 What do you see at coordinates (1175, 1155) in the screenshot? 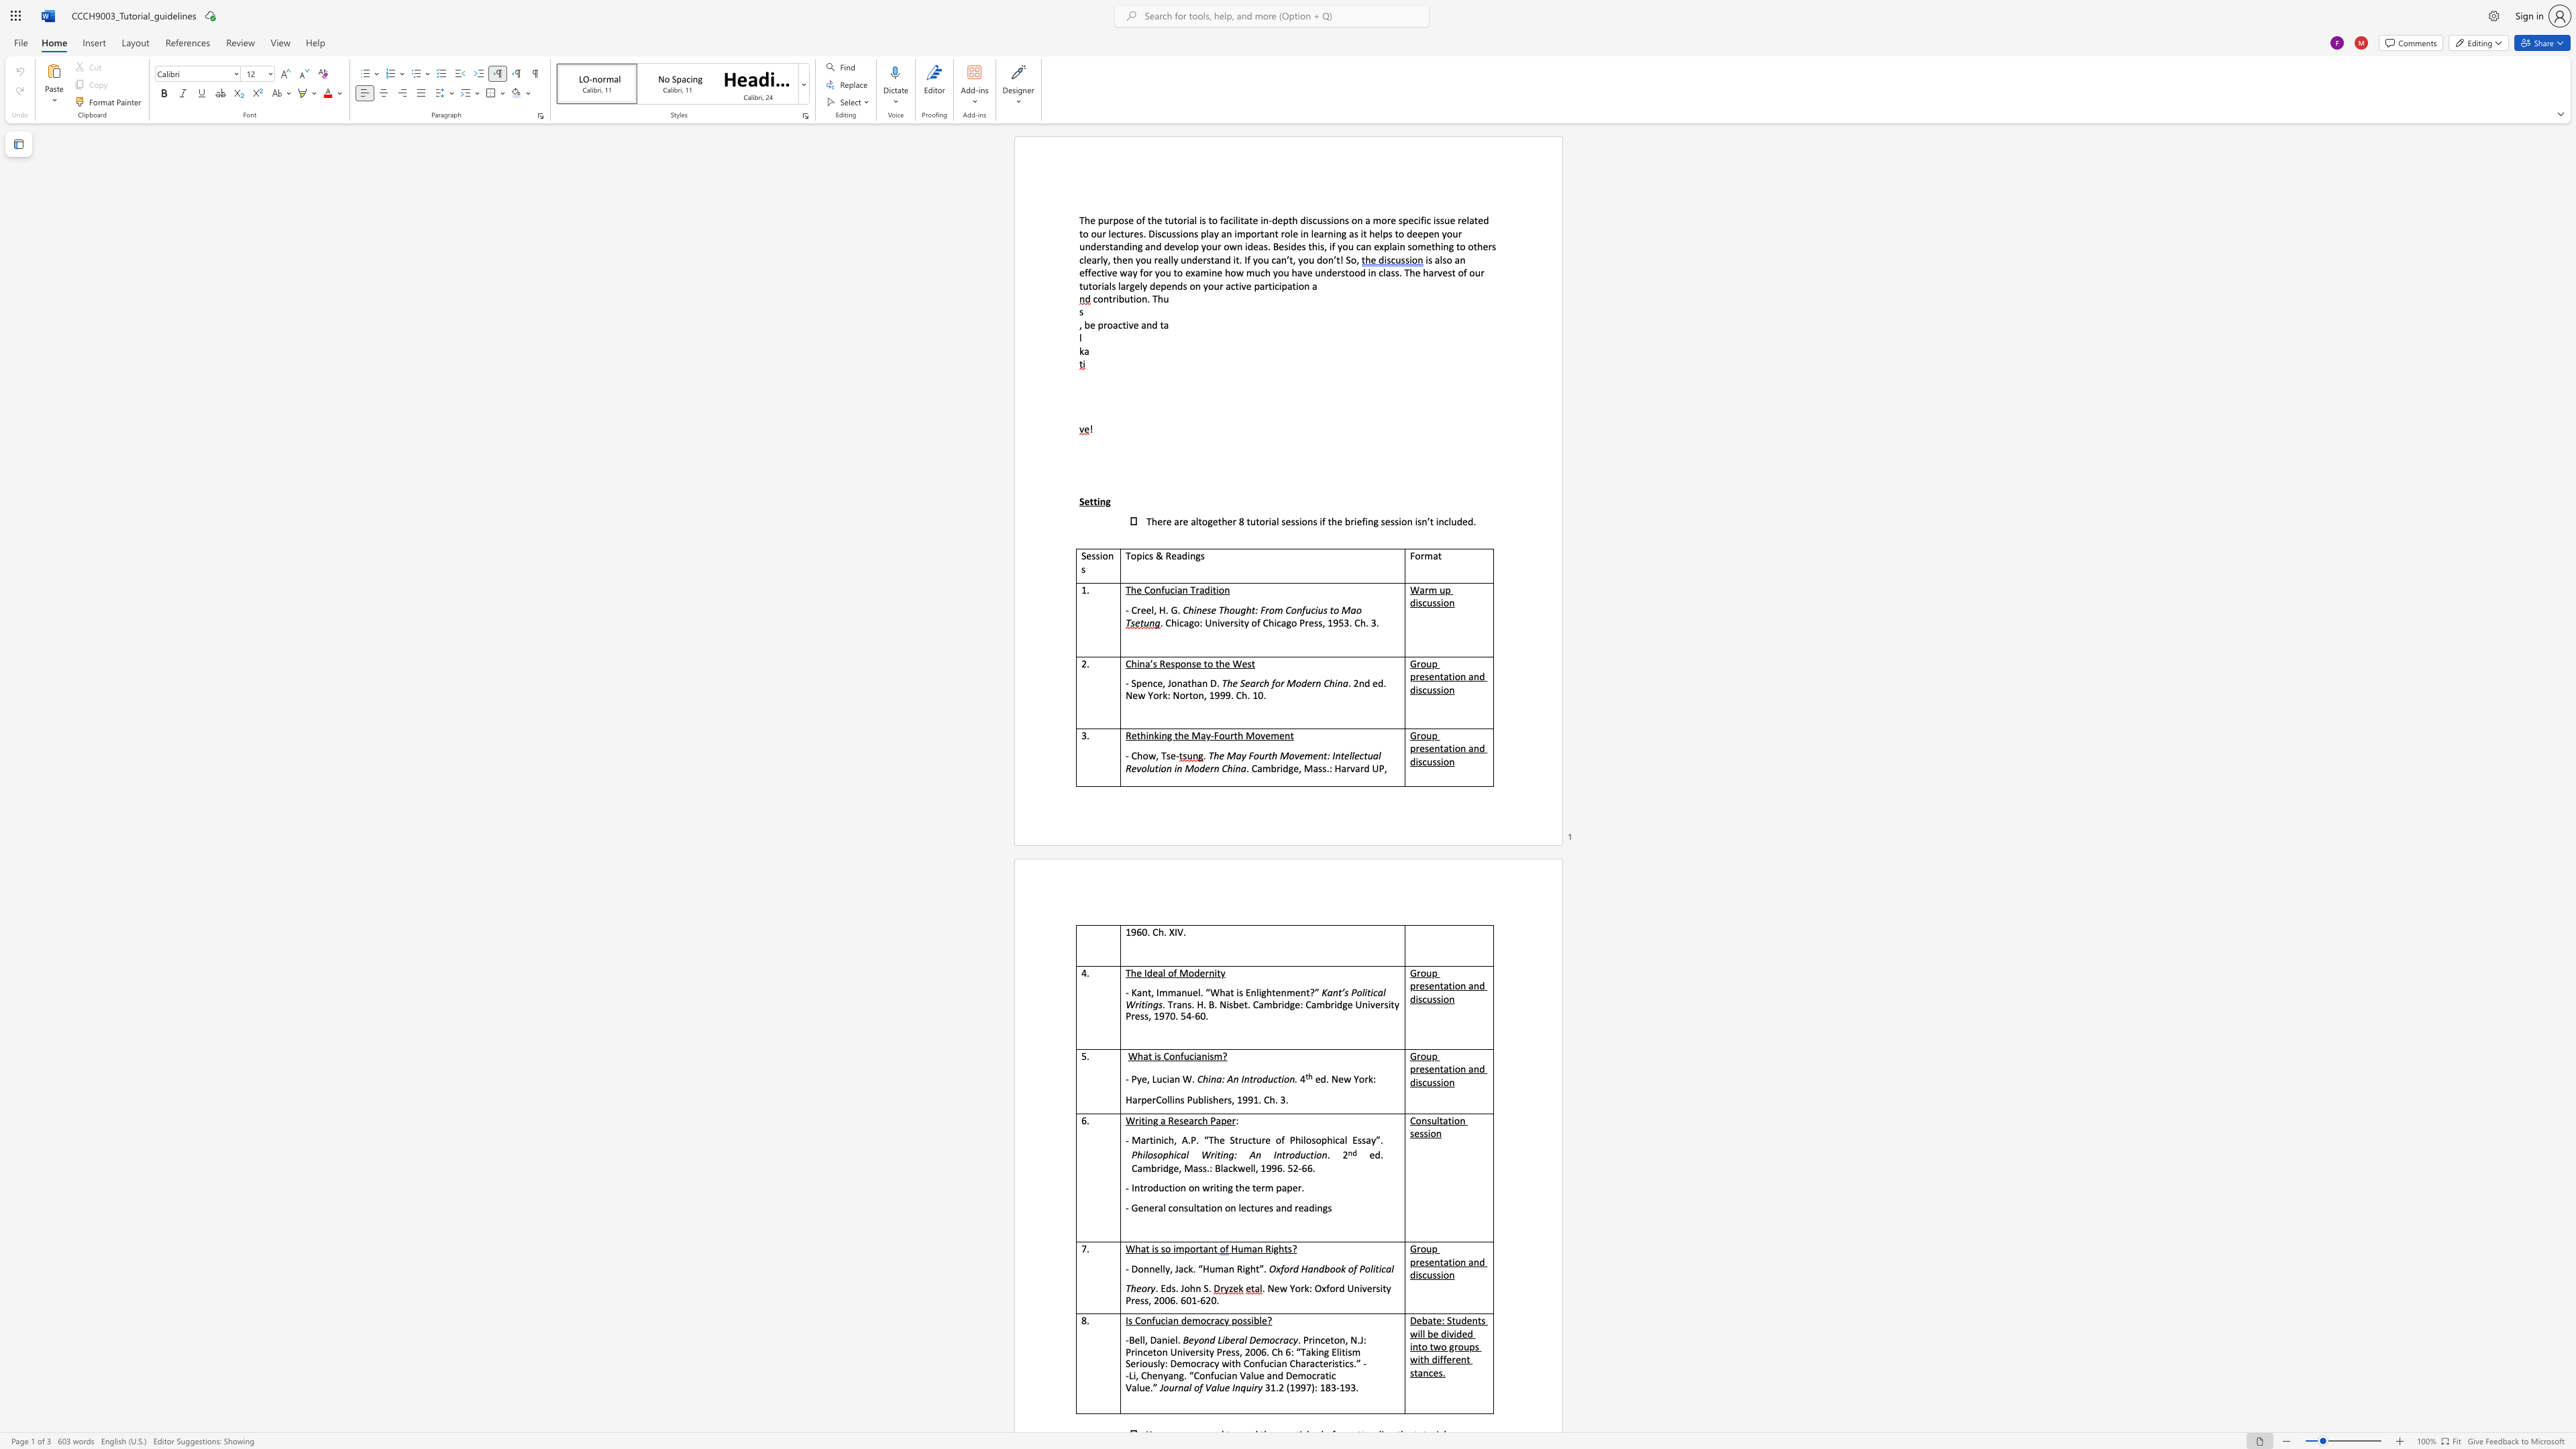
I see `the subset text "cal Writin" within the text "Philosophical Writing: An Introduction"` at bounding box center [1175, 1155].